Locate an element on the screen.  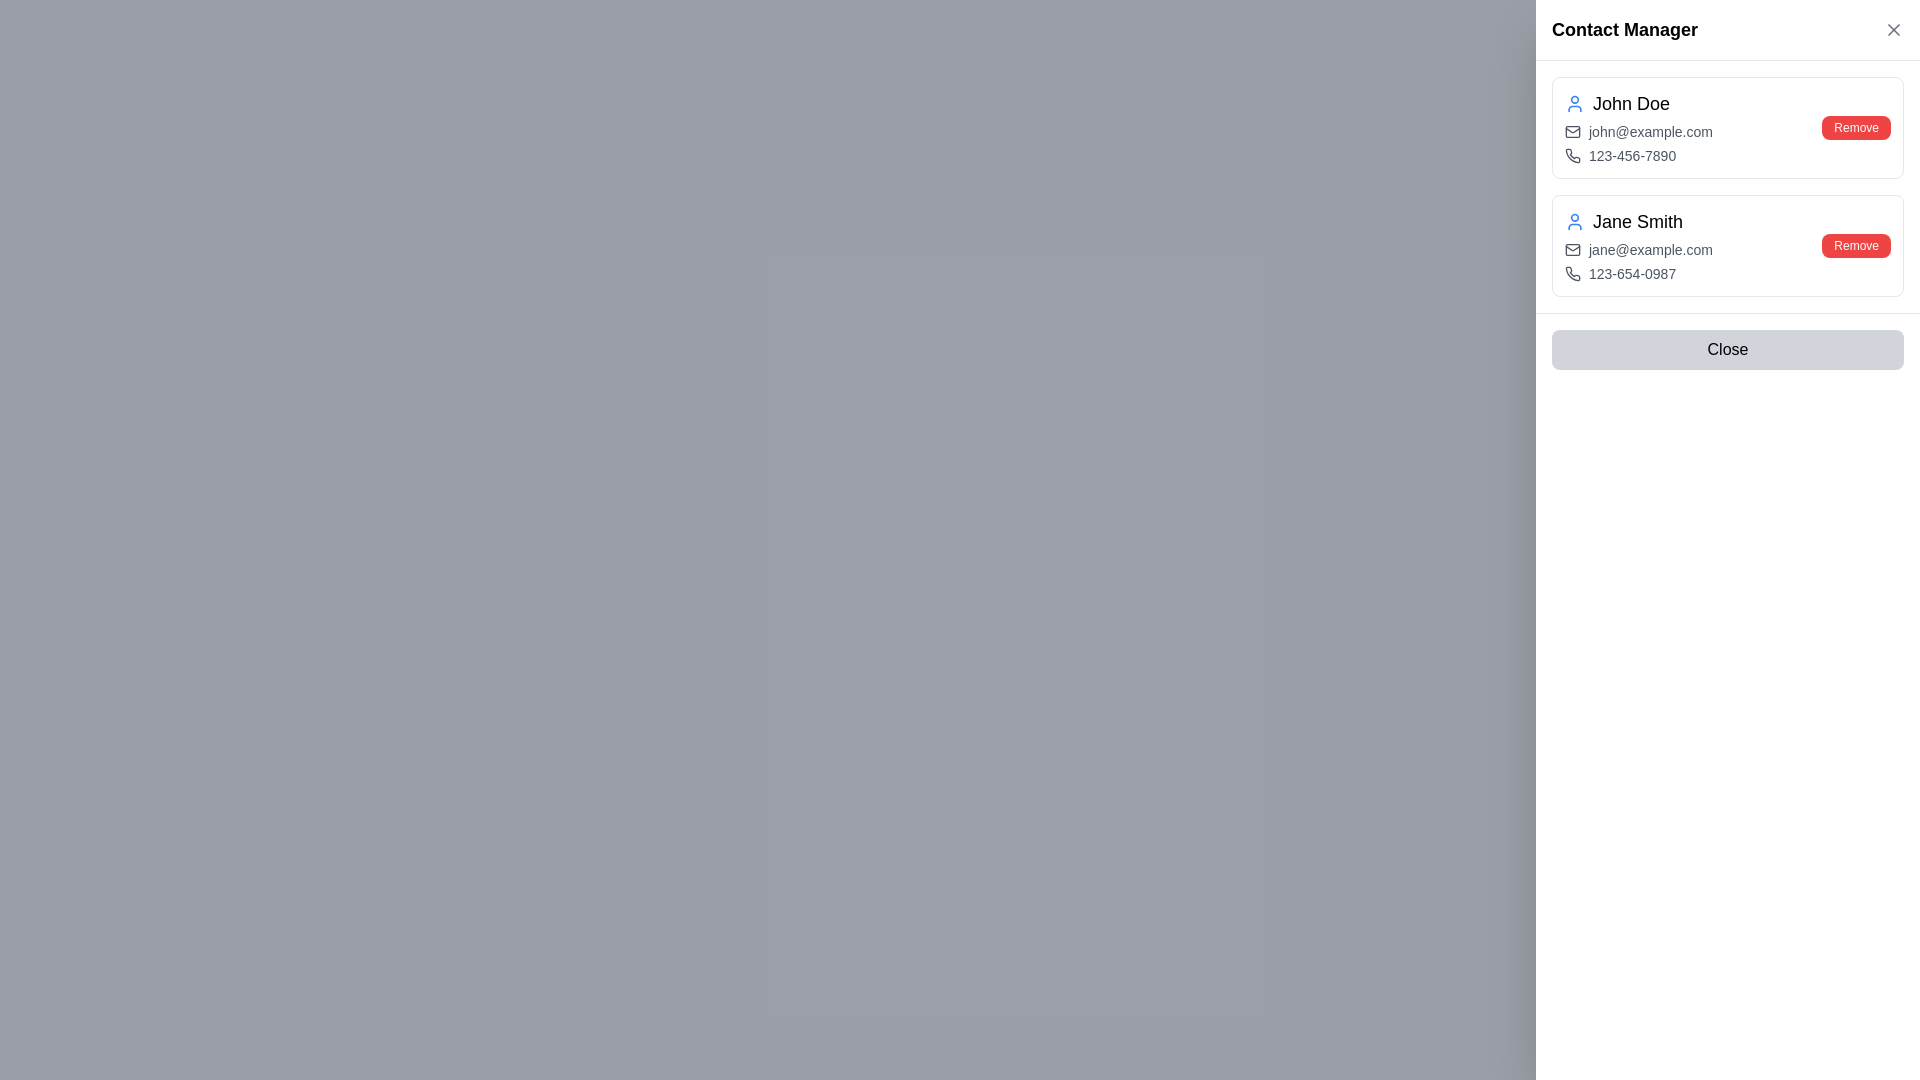
the 'Remove' button with a red background in the 'Contact Manager' interface, located on the right side of John Doe's contact information is located at coordinates (1855, 127).